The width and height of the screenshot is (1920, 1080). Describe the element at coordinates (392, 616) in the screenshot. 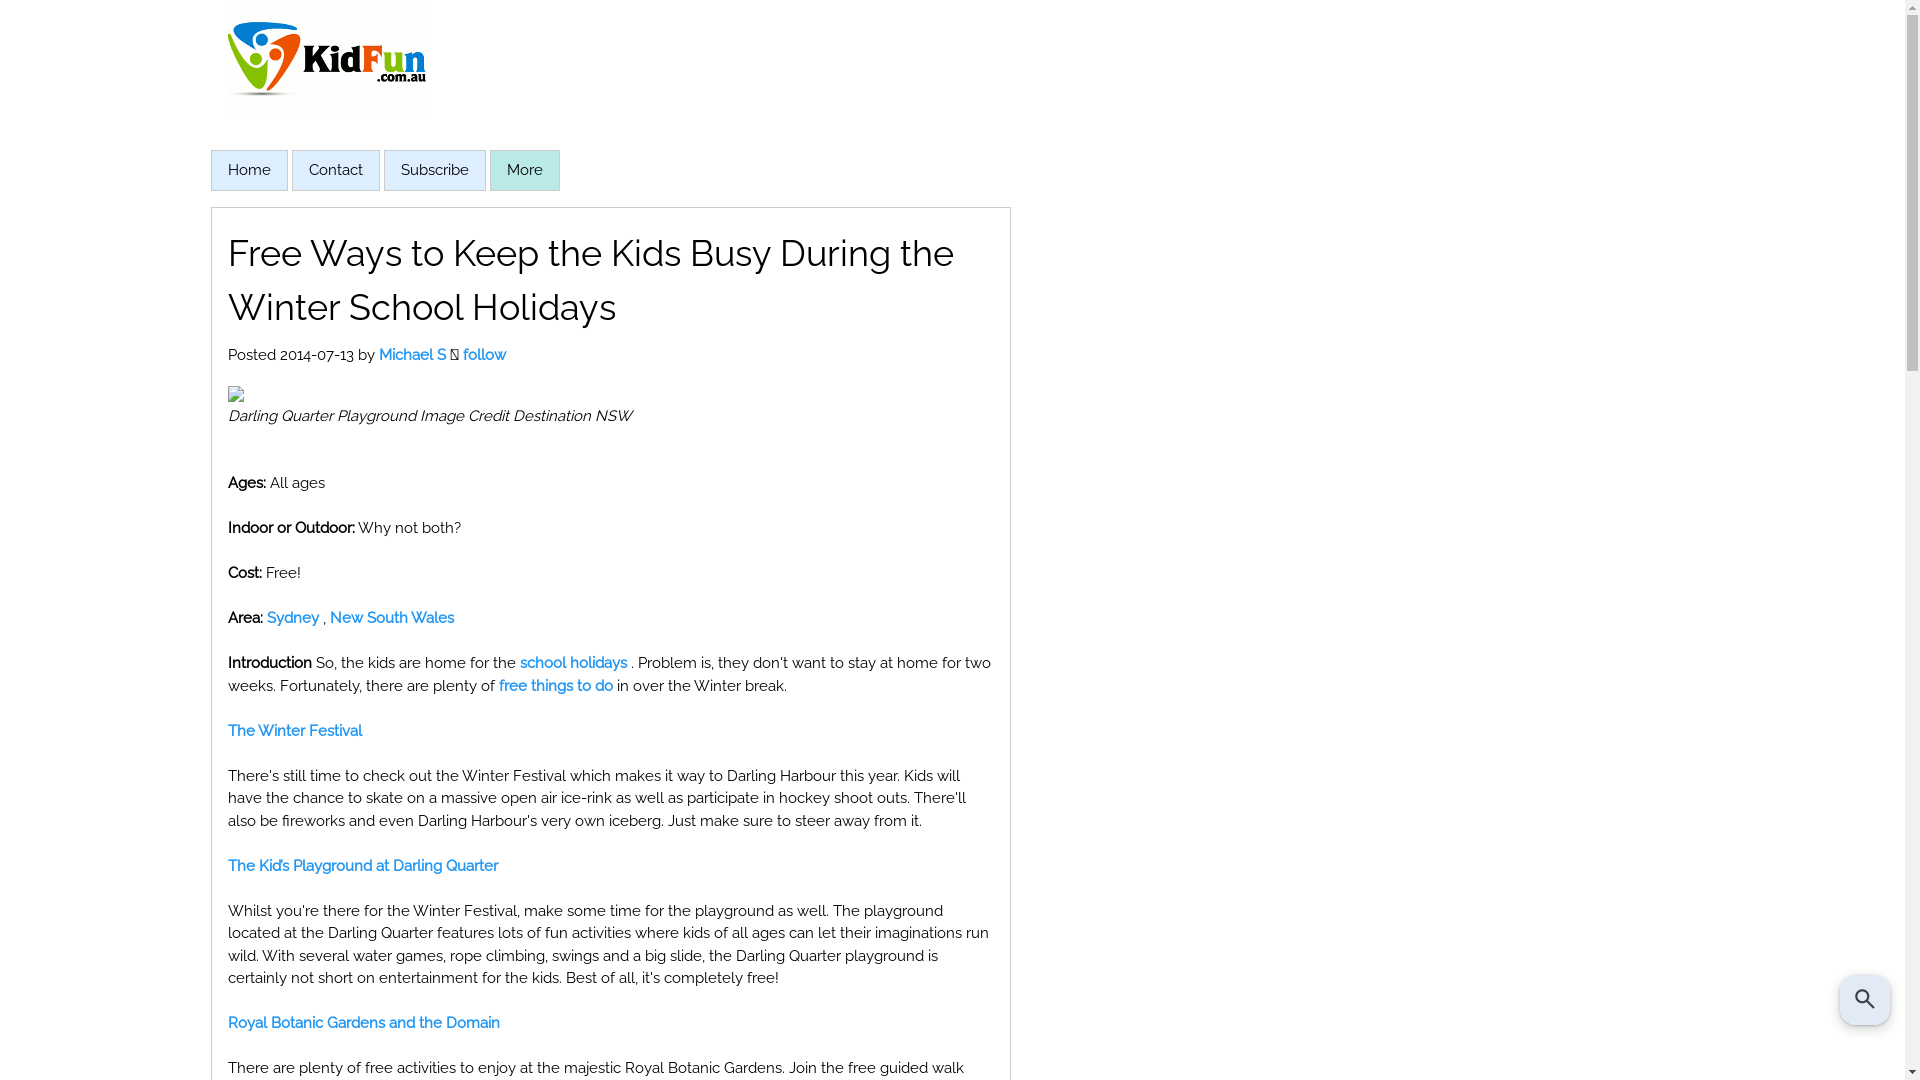

I see `'New South Wales'` at that location.